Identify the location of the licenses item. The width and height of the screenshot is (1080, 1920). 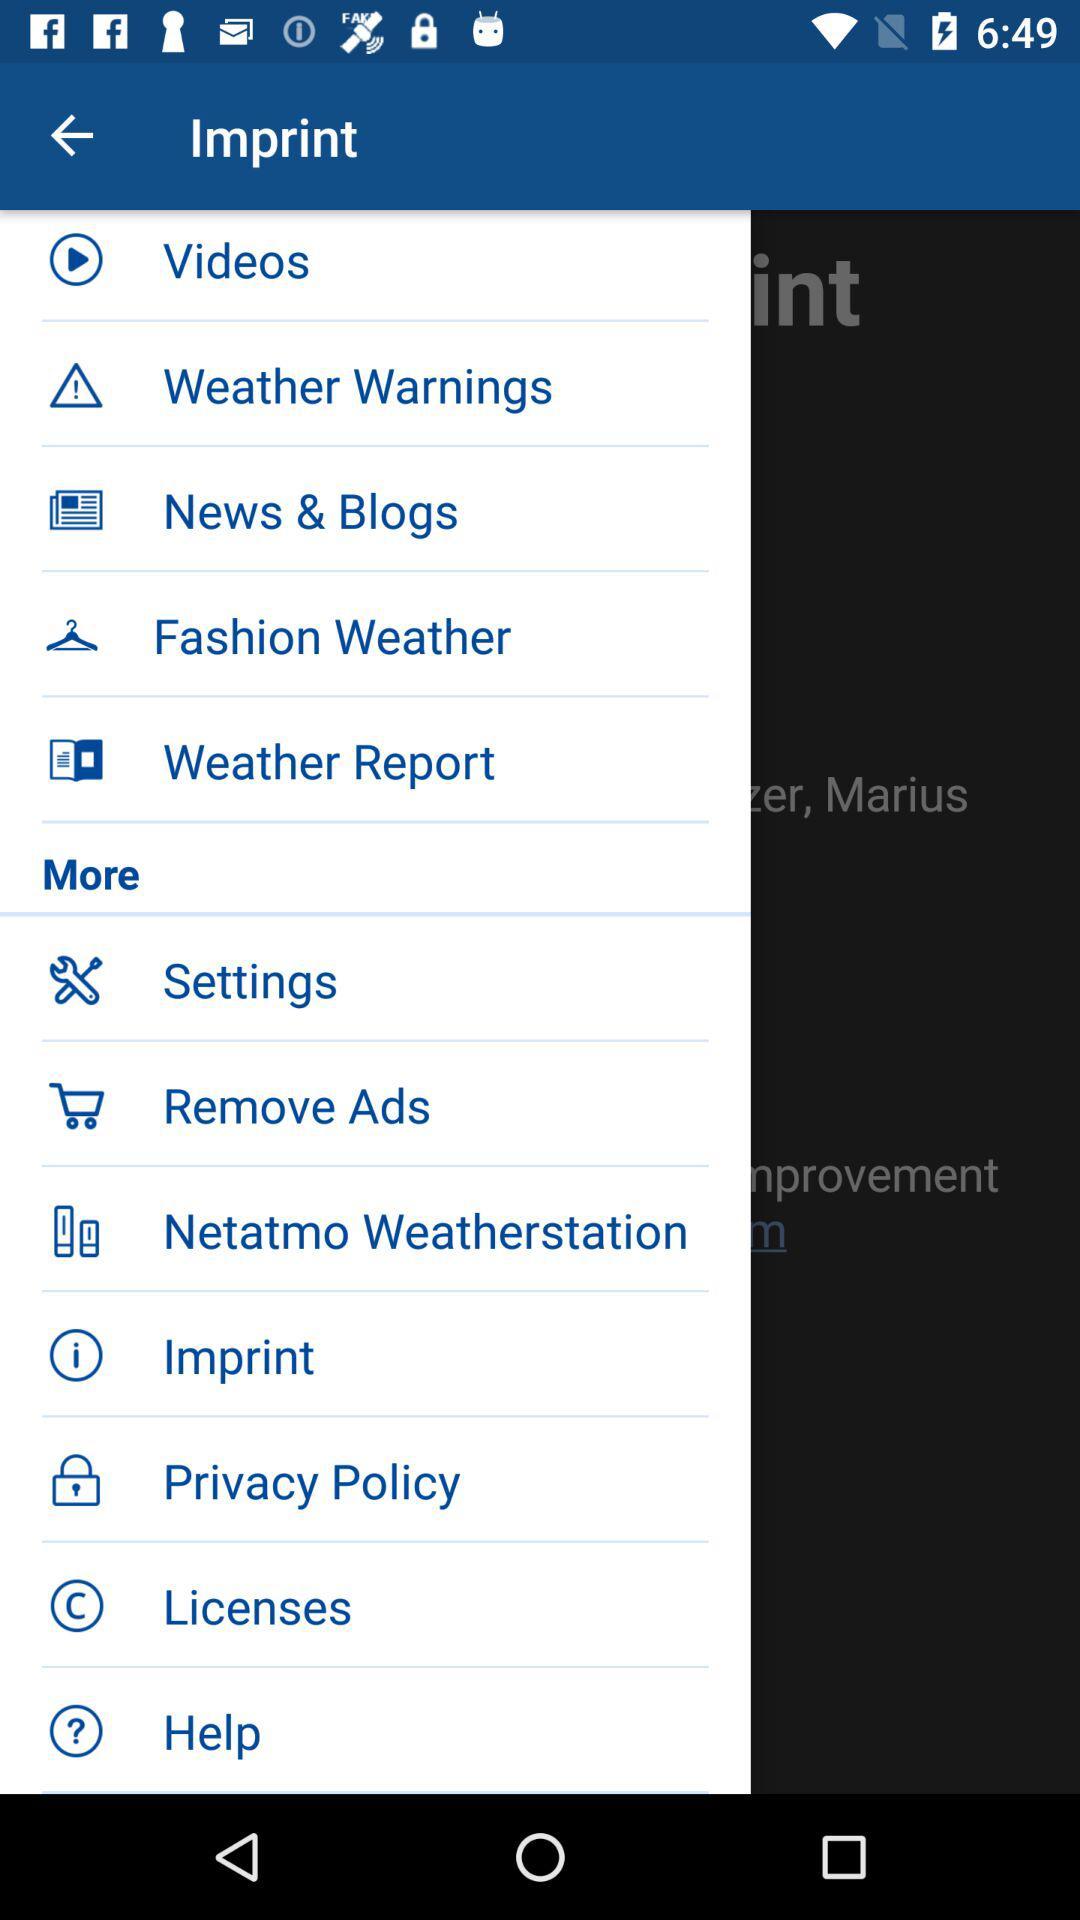
(434, 1605).